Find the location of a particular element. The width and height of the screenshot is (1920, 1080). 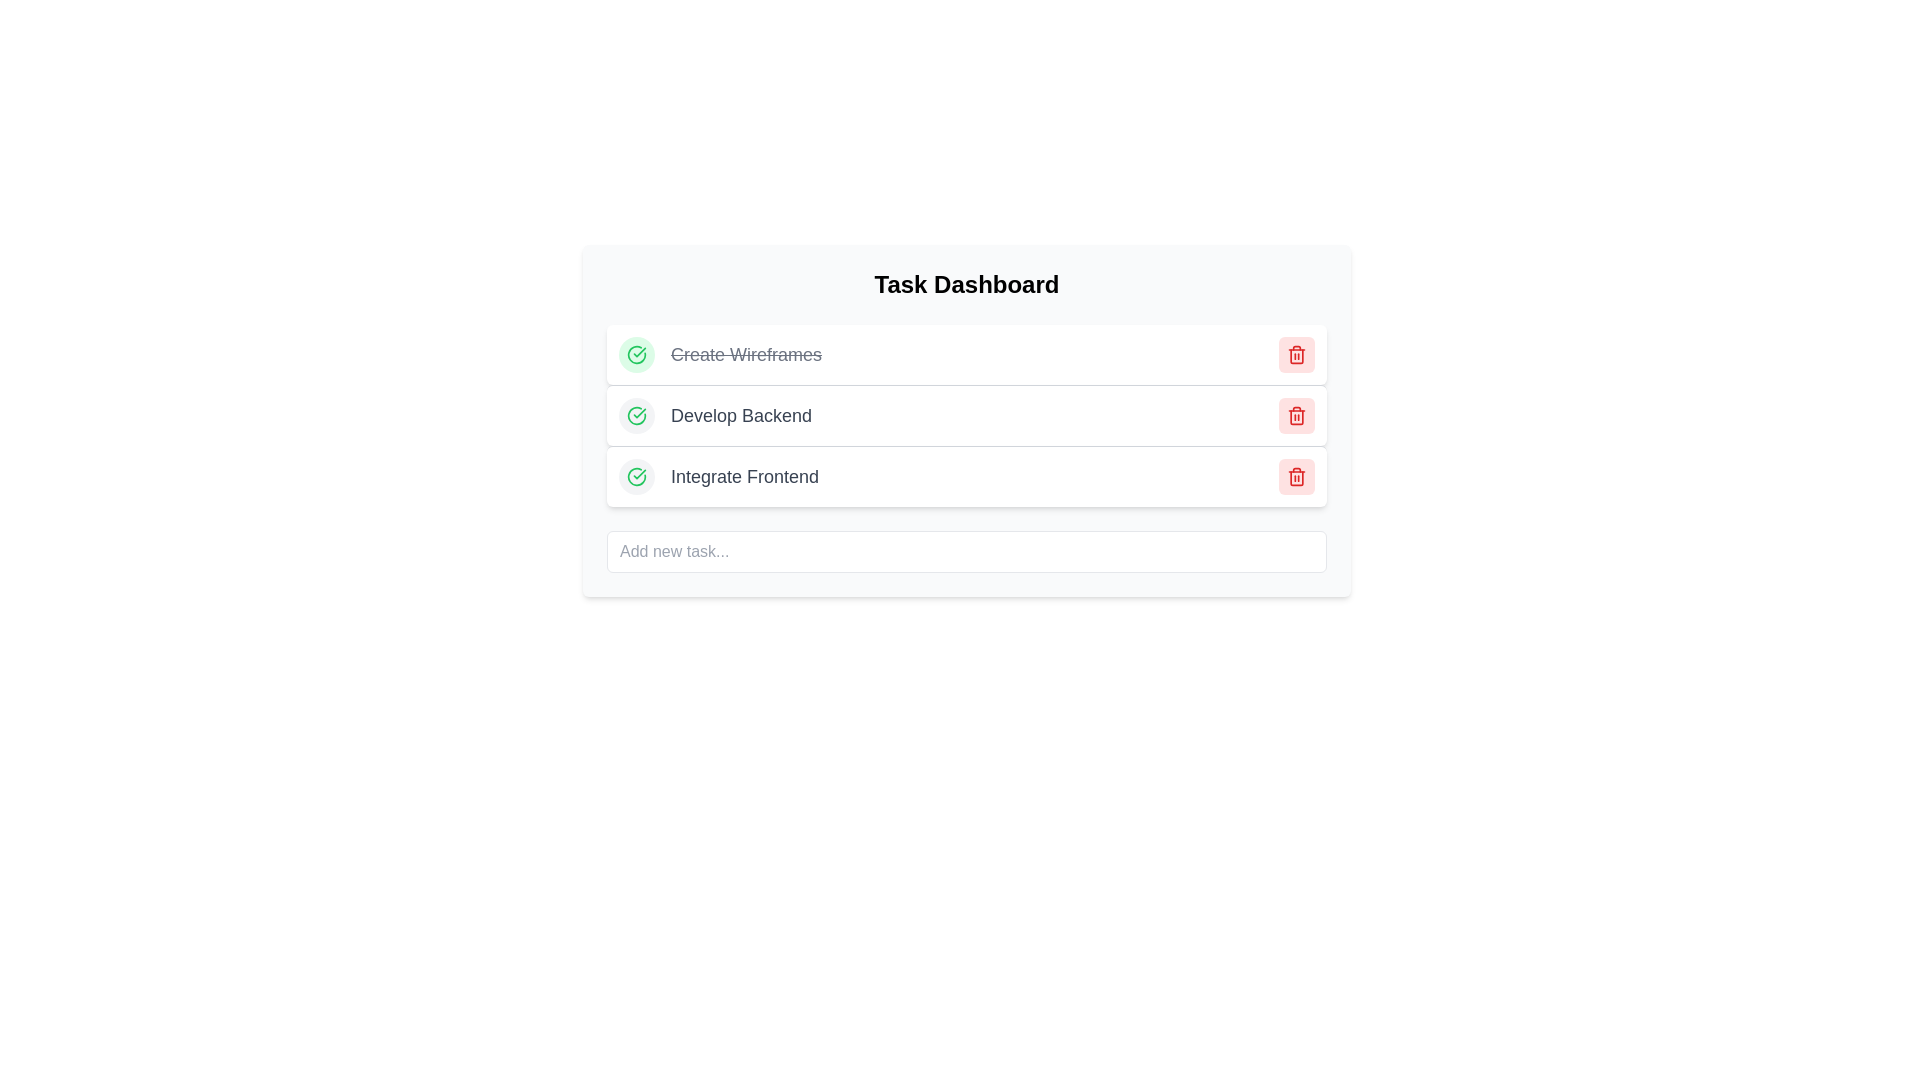

the second trash bin icon located to the right of the 'Develop Backend' task item is located at coordinates (1296, 415).